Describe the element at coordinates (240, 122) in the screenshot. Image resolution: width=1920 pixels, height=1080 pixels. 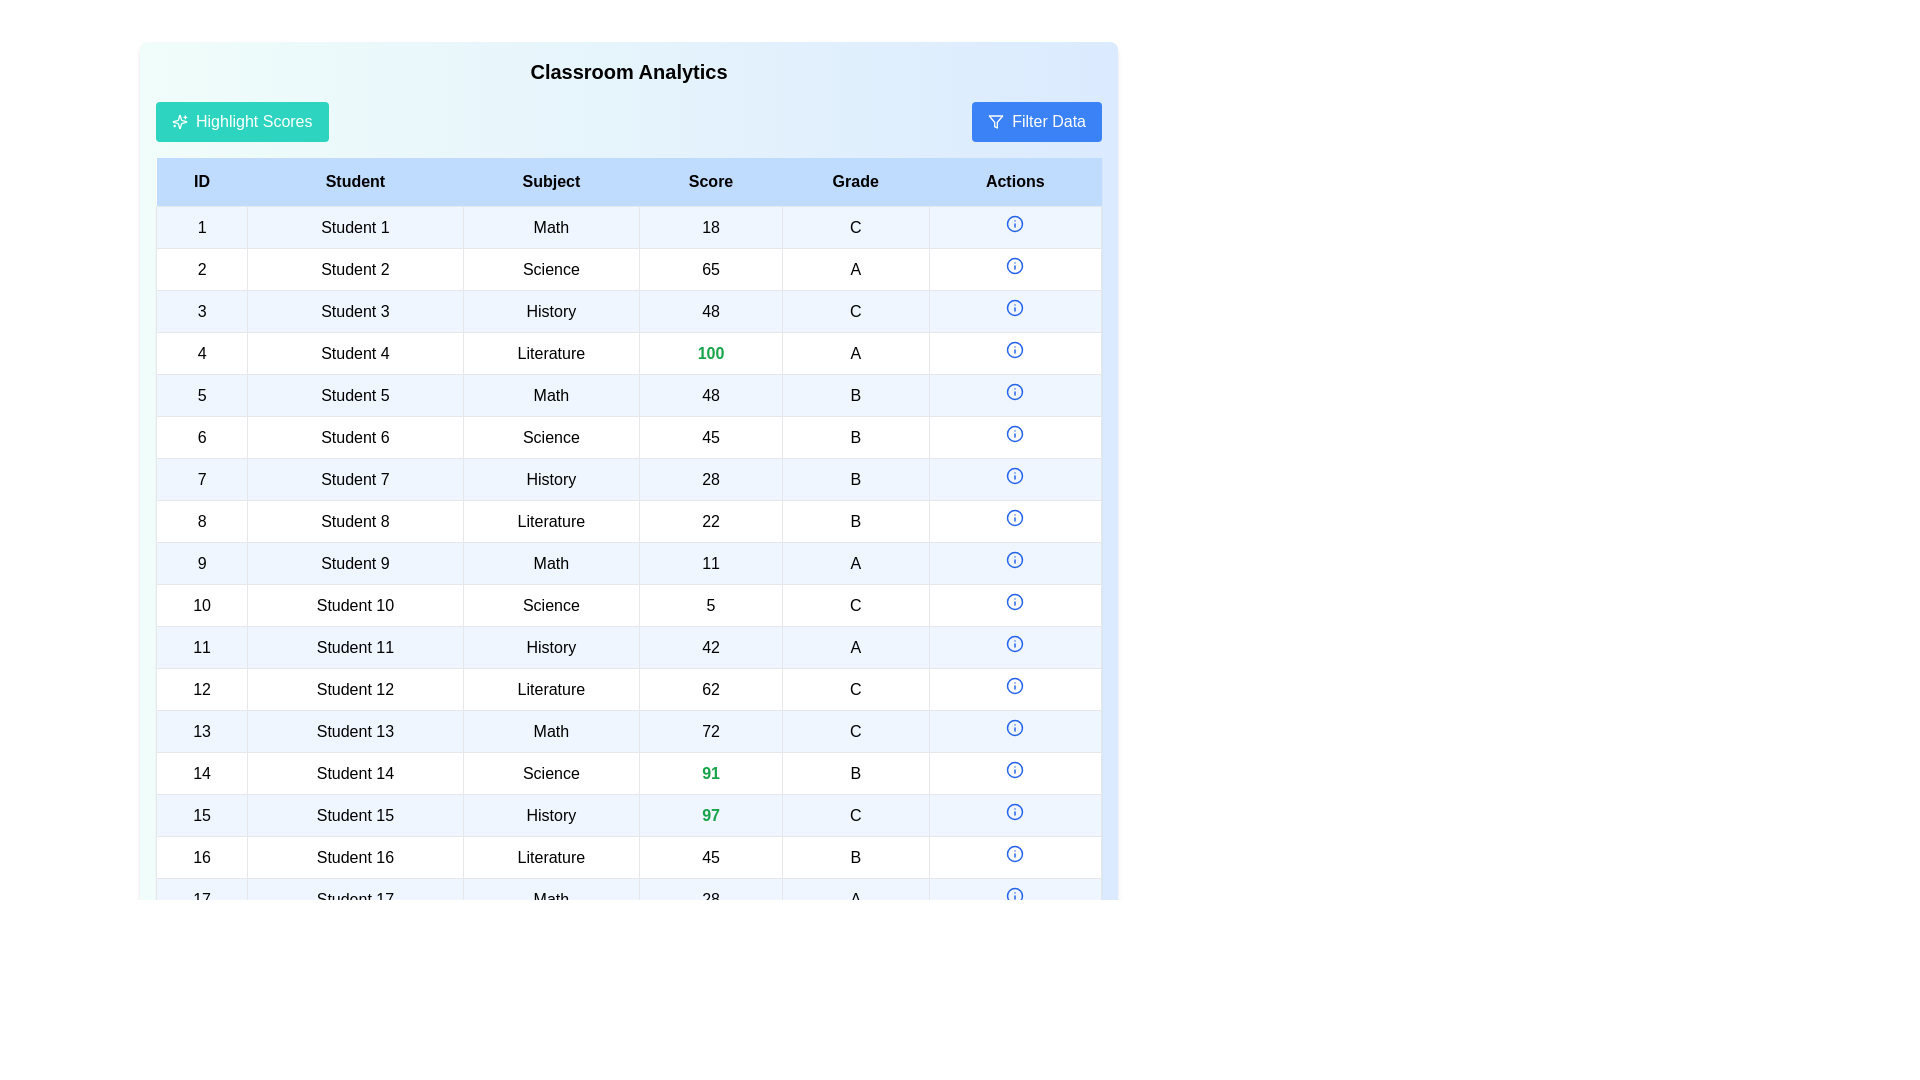
I see `'Highlight Scores' button` at that location.